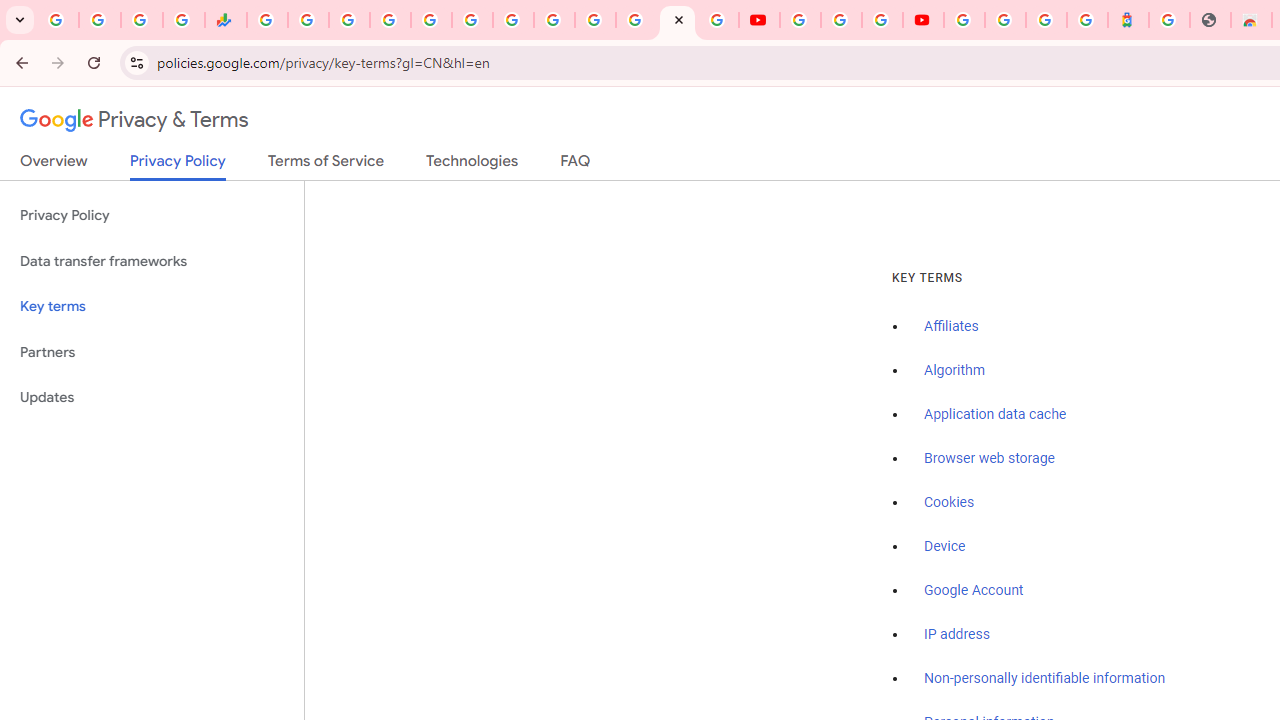  I want to click on 'Algorithm', so click(953, 371).